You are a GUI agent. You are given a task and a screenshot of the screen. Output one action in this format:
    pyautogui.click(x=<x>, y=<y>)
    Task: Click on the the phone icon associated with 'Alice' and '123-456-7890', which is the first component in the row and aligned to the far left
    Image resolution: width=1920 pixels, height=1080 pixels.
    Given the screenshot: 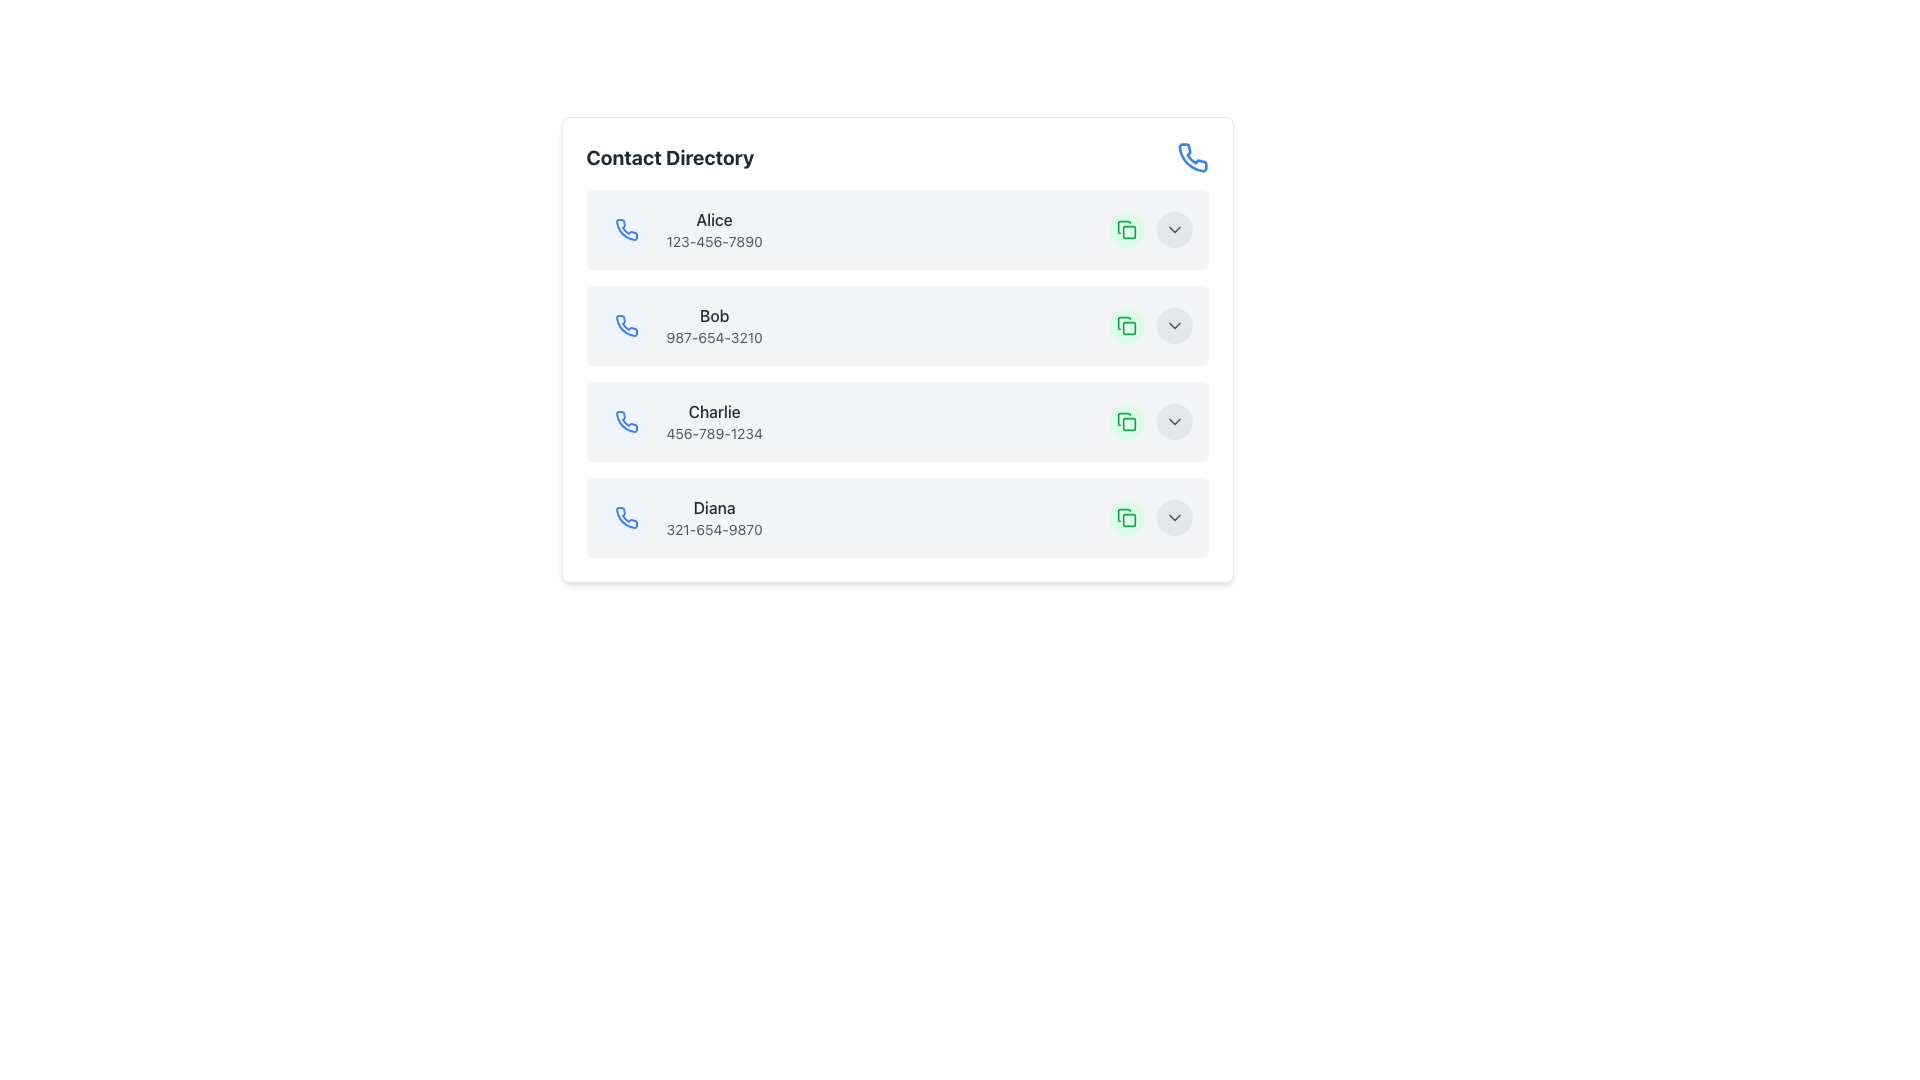 What is the action you would take?
    pyautogui.click(x=625, y=229)
    